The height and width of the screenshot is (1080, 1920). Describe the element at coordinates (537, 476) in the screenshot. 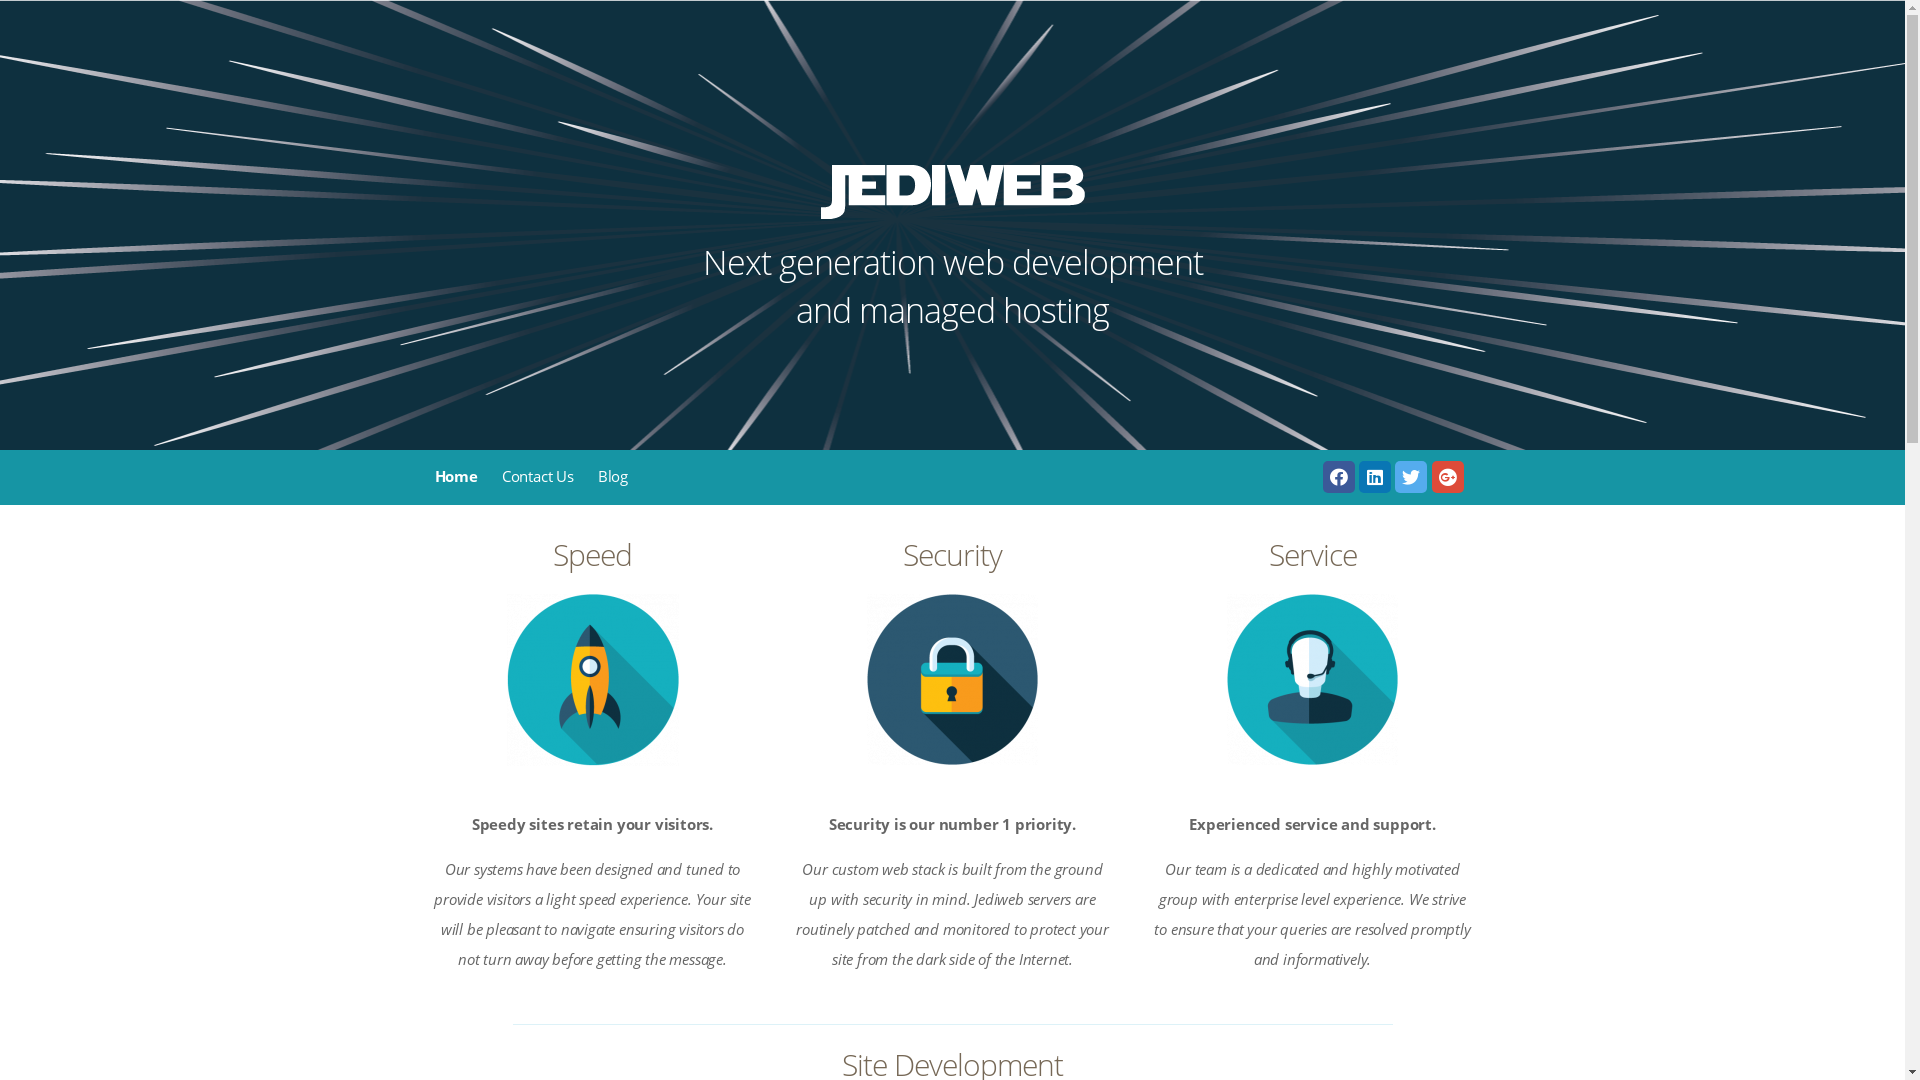

I see `'Contact Us'` at that location.